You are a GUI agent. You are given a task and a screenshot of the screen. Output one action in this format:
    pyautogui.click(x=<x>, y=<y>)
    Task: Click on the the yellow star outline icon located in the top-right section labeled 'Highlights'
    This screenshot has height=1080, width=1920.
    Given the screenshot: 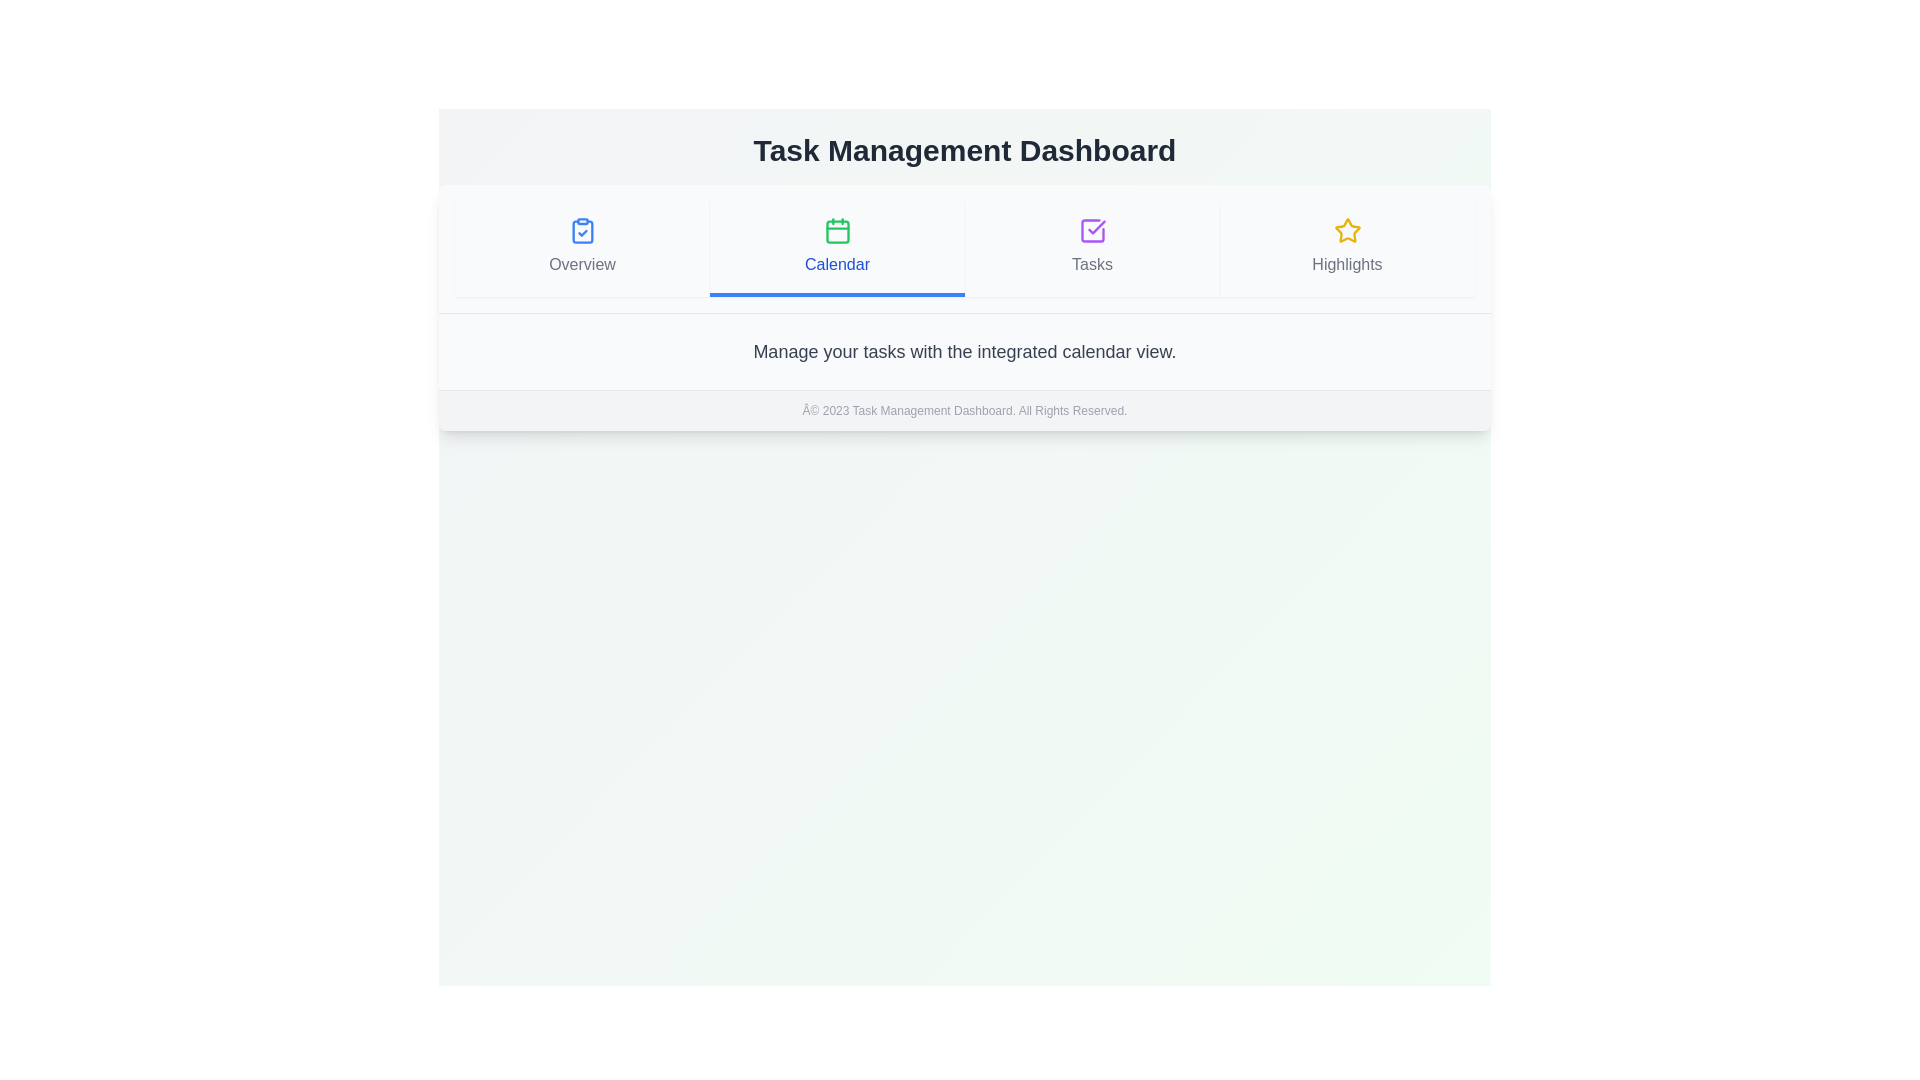 What is the action you would take?
    pyautogui.click(x=1347, y=230)
    